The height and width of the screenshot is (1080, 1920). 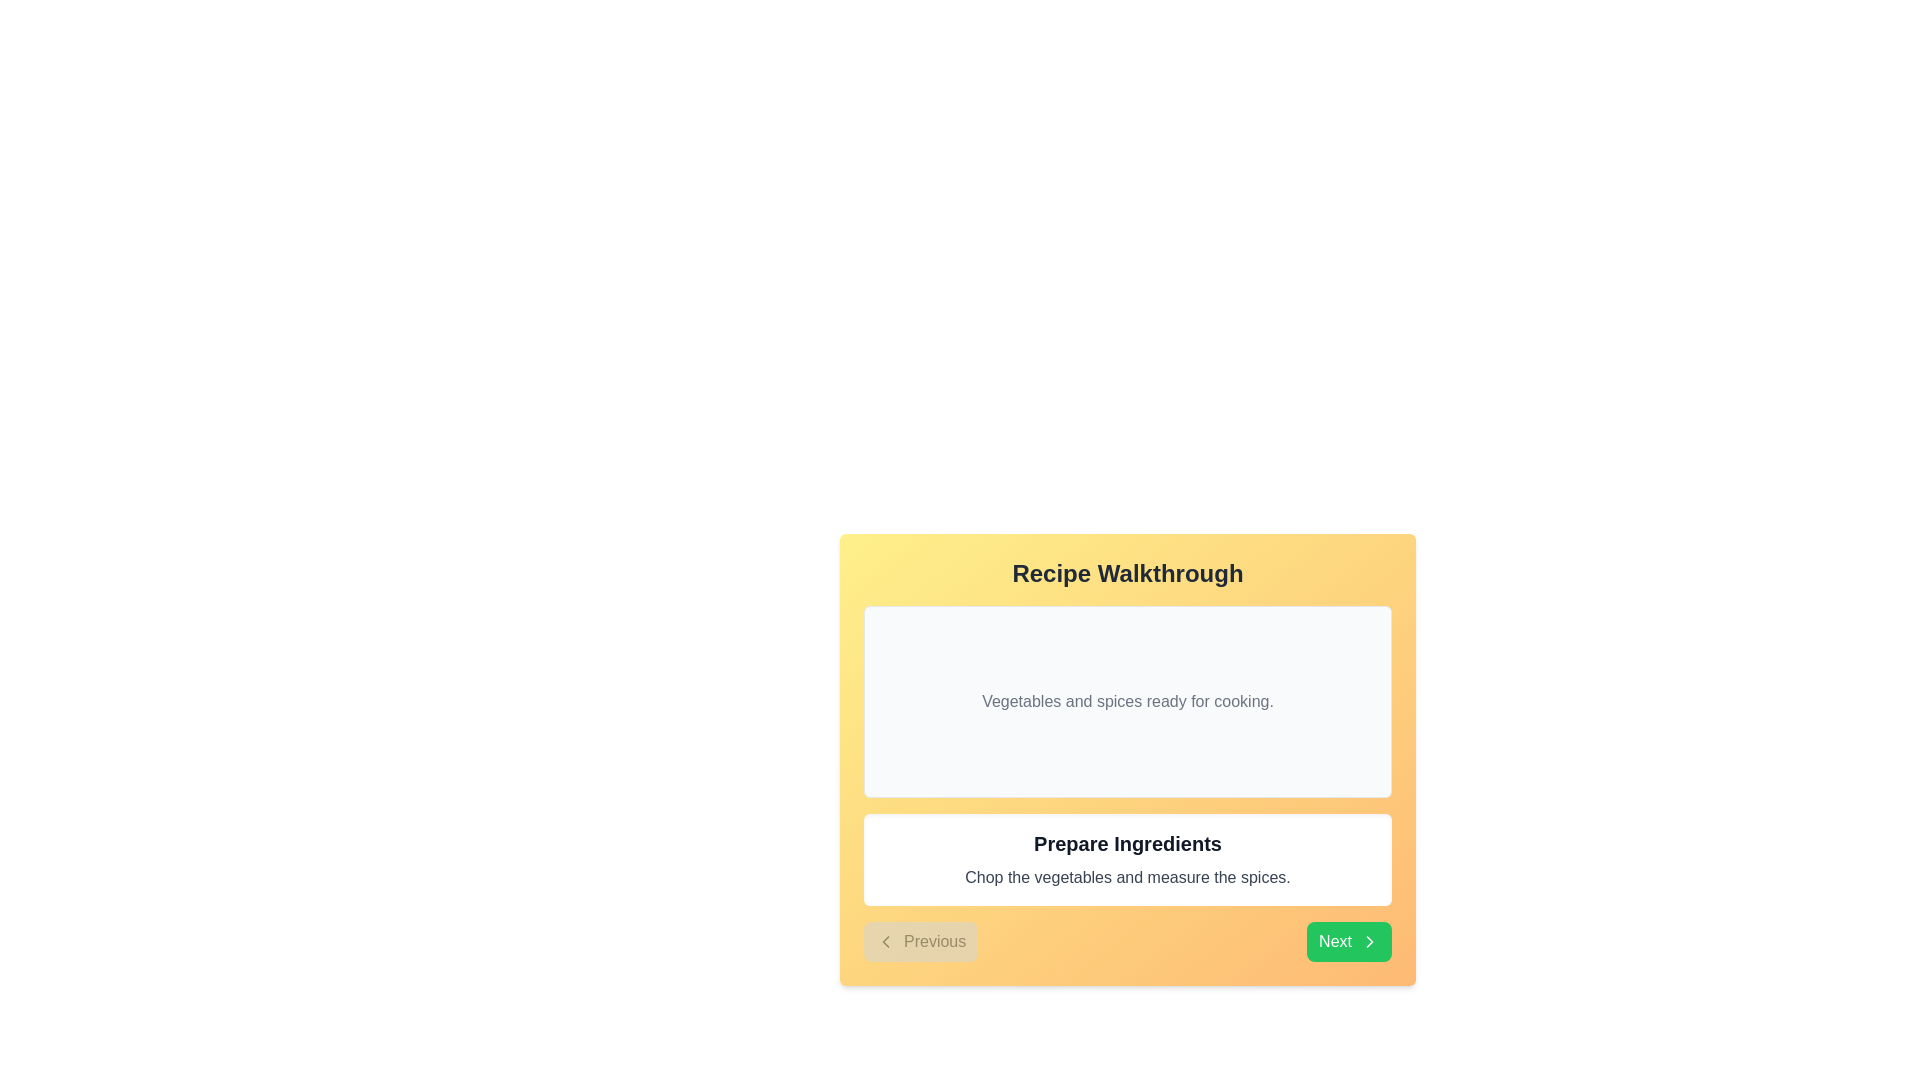 I want to click on the static informational text that provides instructions for the current step in the recipe walkthrough, located beneath the 'Prepare Ingredients' heading, so click(x=1128, y=877).